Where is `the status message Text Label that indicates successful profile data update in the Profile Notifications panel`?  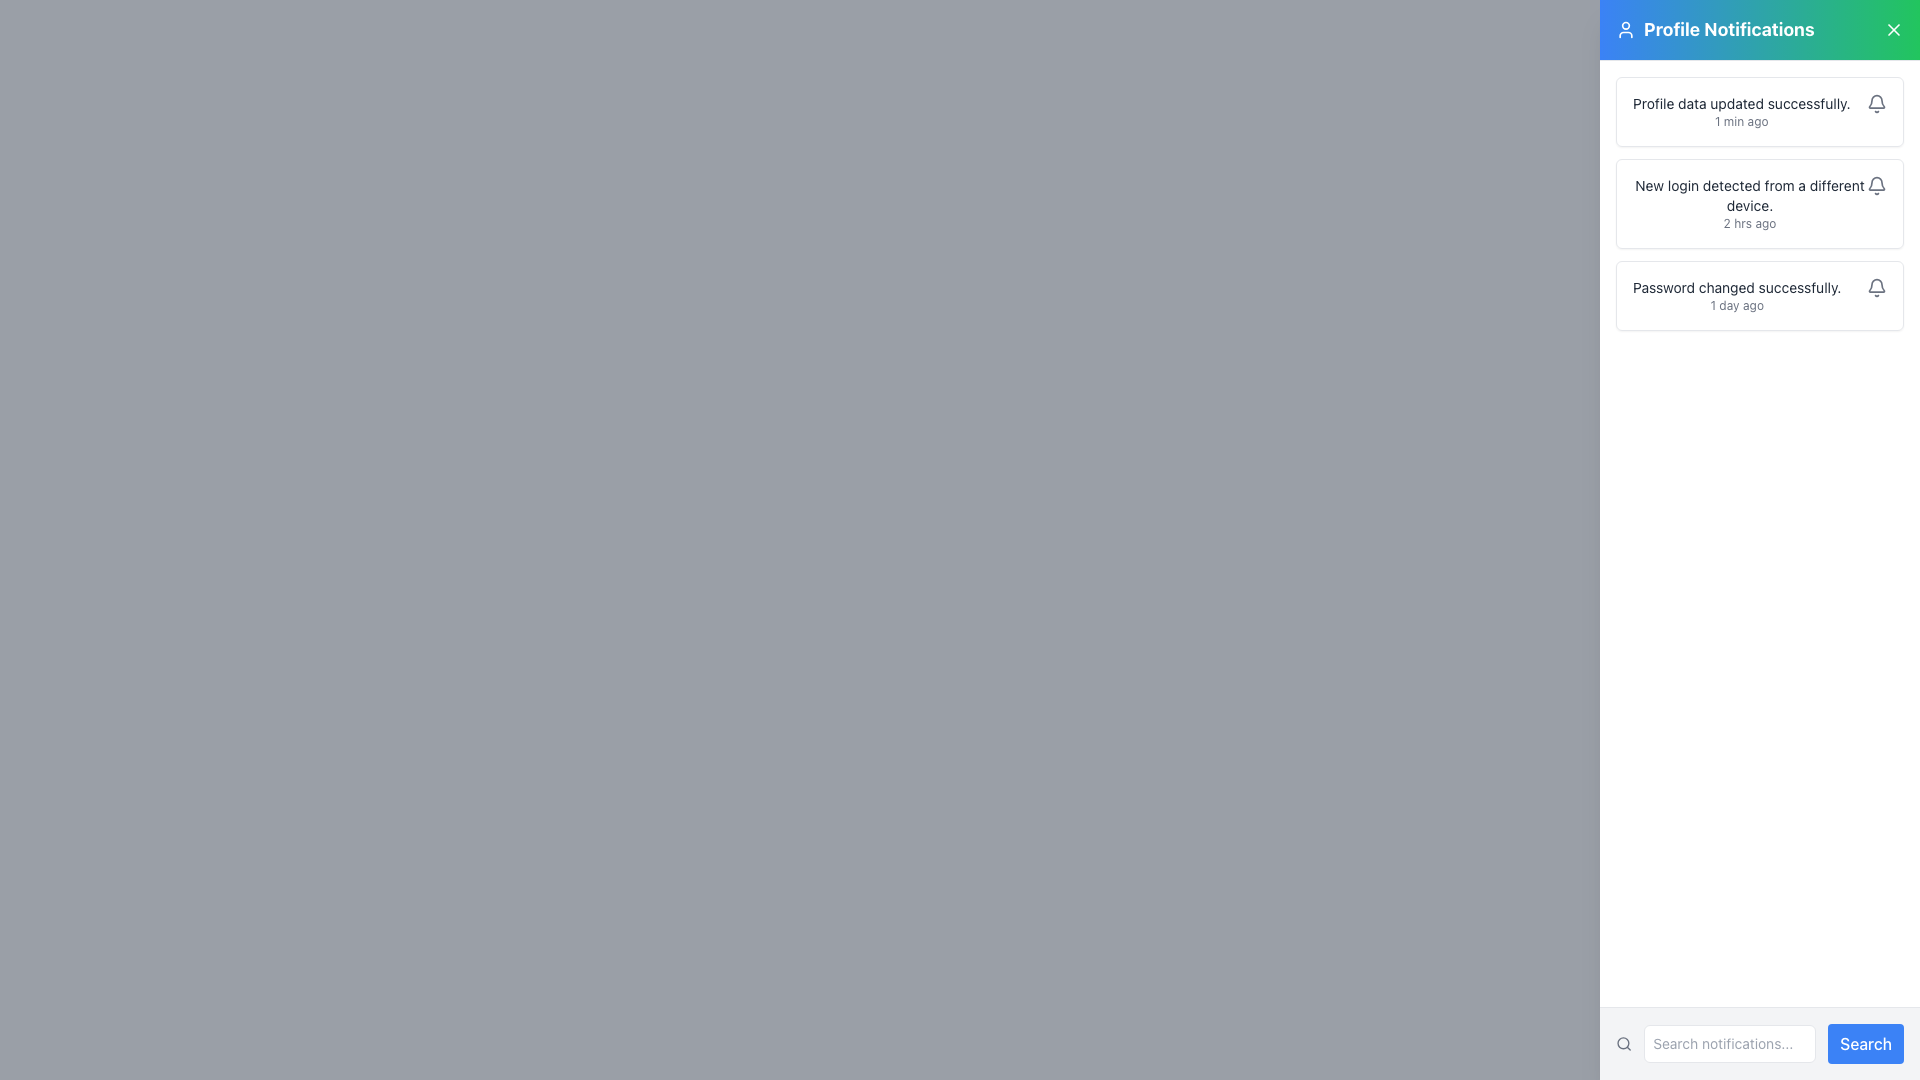
the status message Text Label that indicates successful profile data update in the Profile Notifications panel is located at coordinates (1740, 104).